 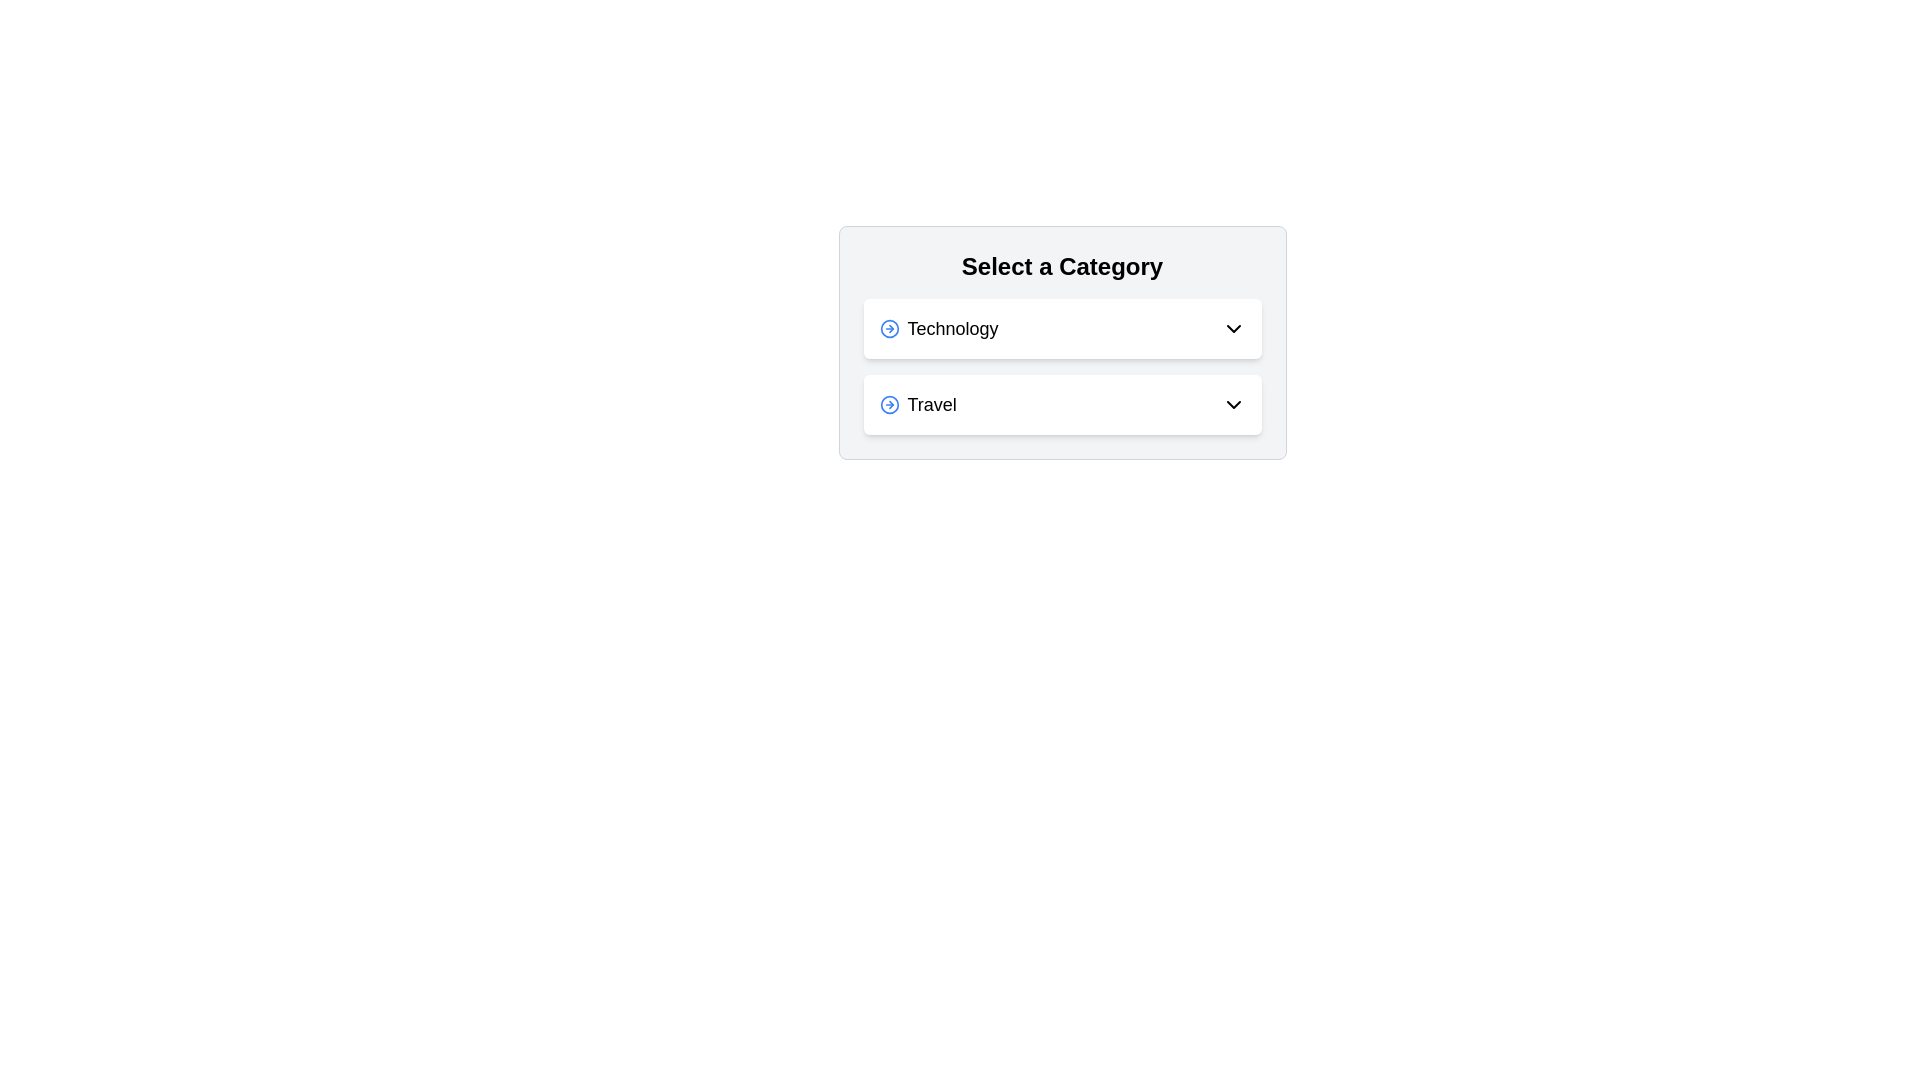 I want to click on the circular graphical element that is filled with blue and has a white center, part of the right-pointing arrow graphic next to the 'Technology' label in the category selection interface, so click(x=888, y=405).